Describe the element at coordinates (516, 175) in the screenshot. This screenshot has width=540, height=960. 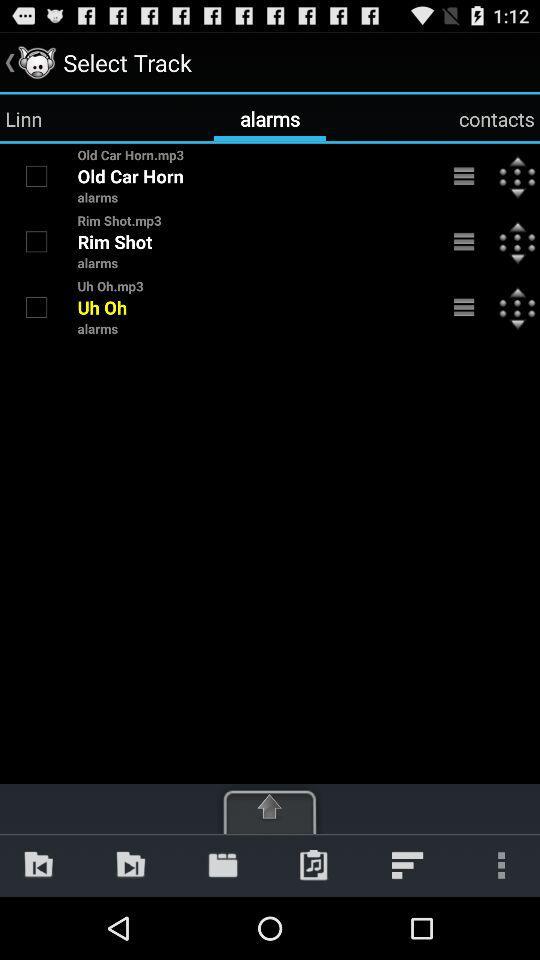
I see `the icon next to the menu bar on the first text` at that location.